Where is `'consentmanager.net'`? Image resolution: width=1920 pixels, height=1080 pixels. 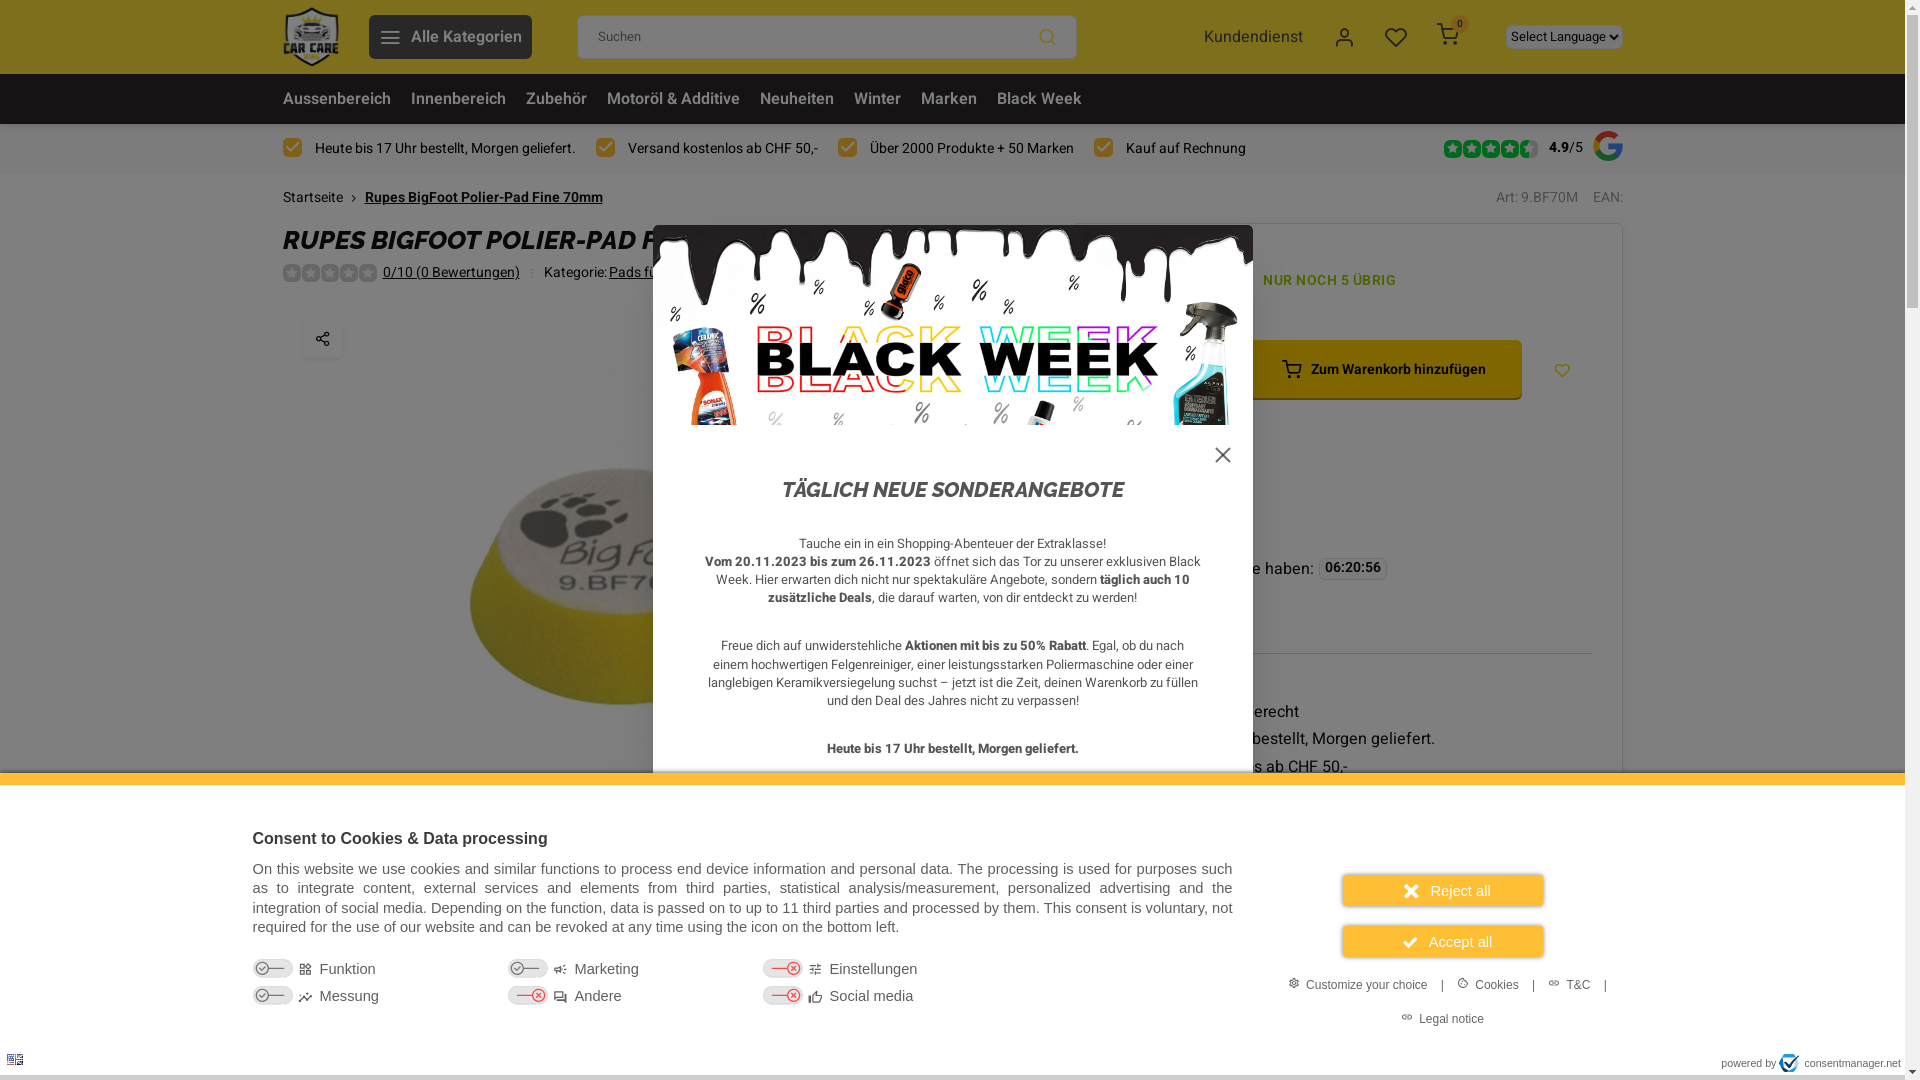
'consentmanager.net' is located at coordinates (1839, 1062).